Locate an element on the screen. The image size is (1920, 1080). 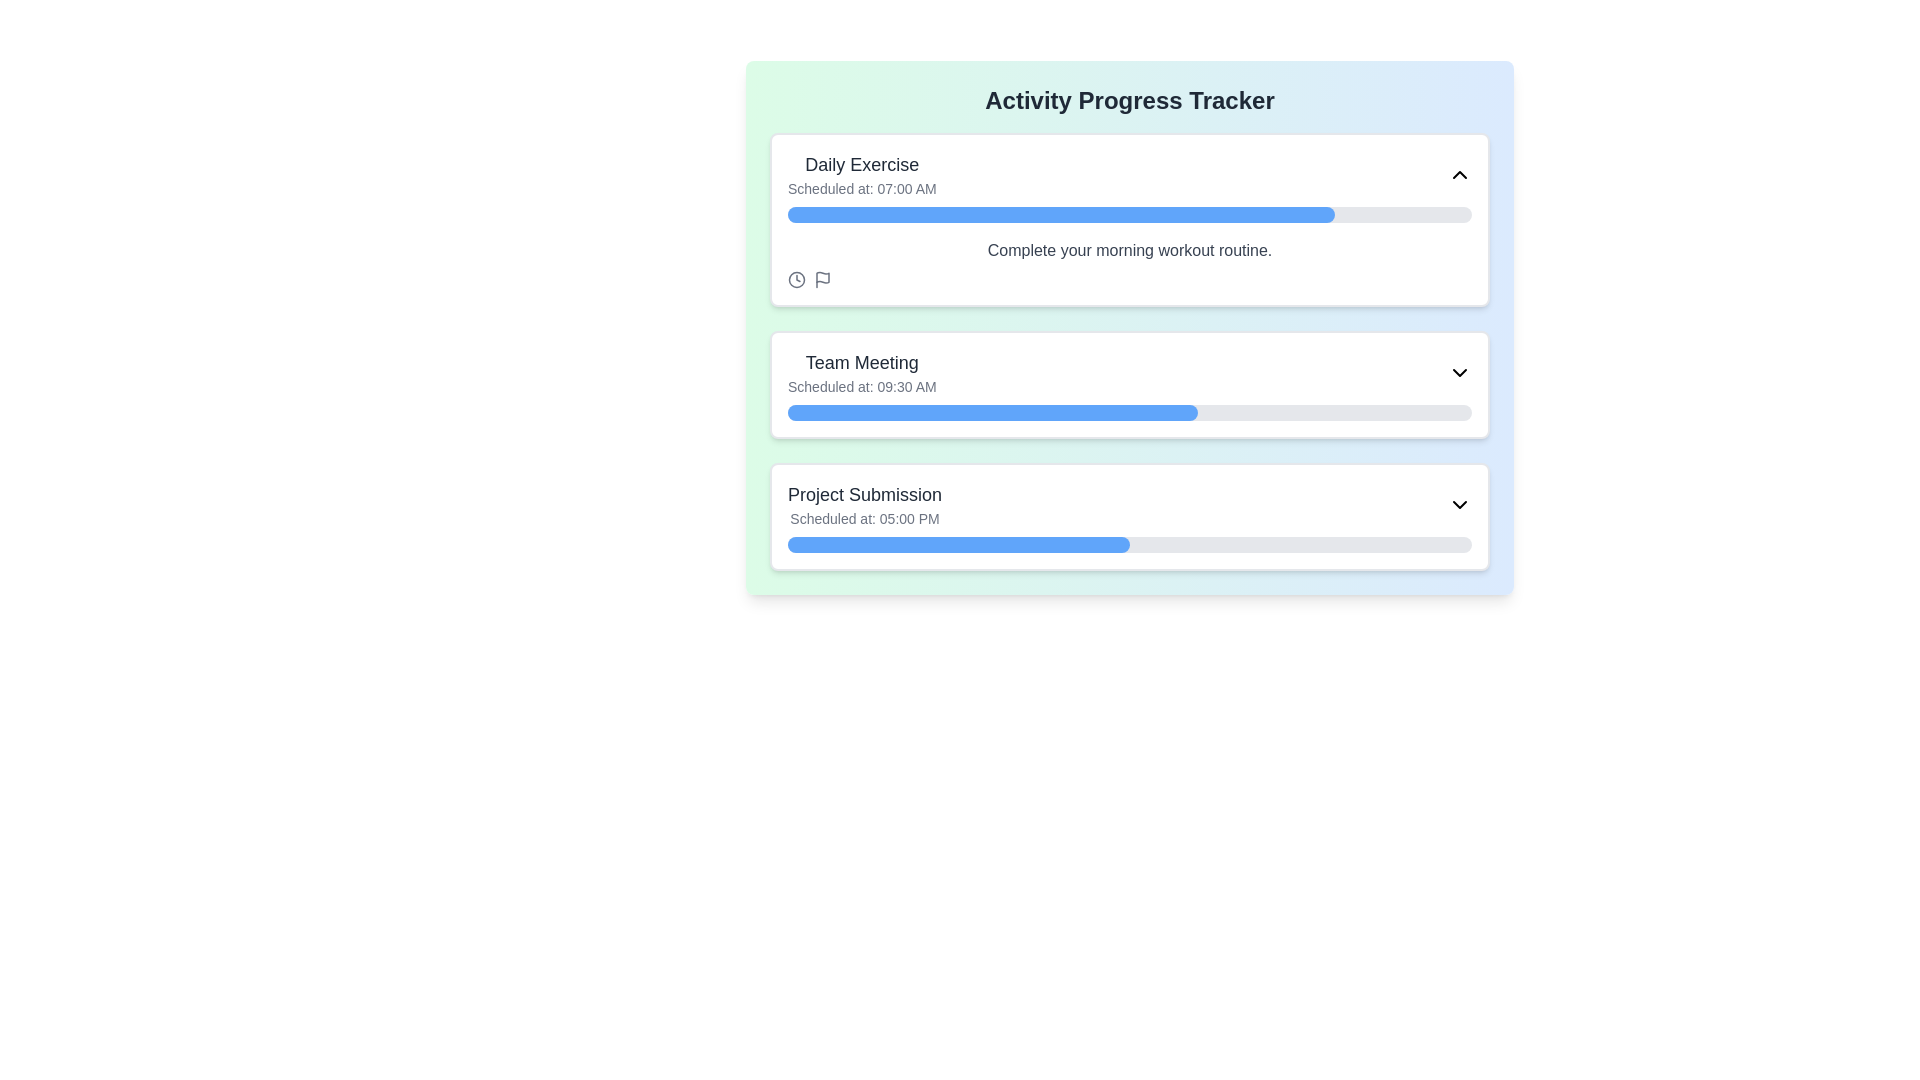
the blue section of the progress bar representing the 'Team Meeting' task to interact with it is located at coordinates (1129, 411).